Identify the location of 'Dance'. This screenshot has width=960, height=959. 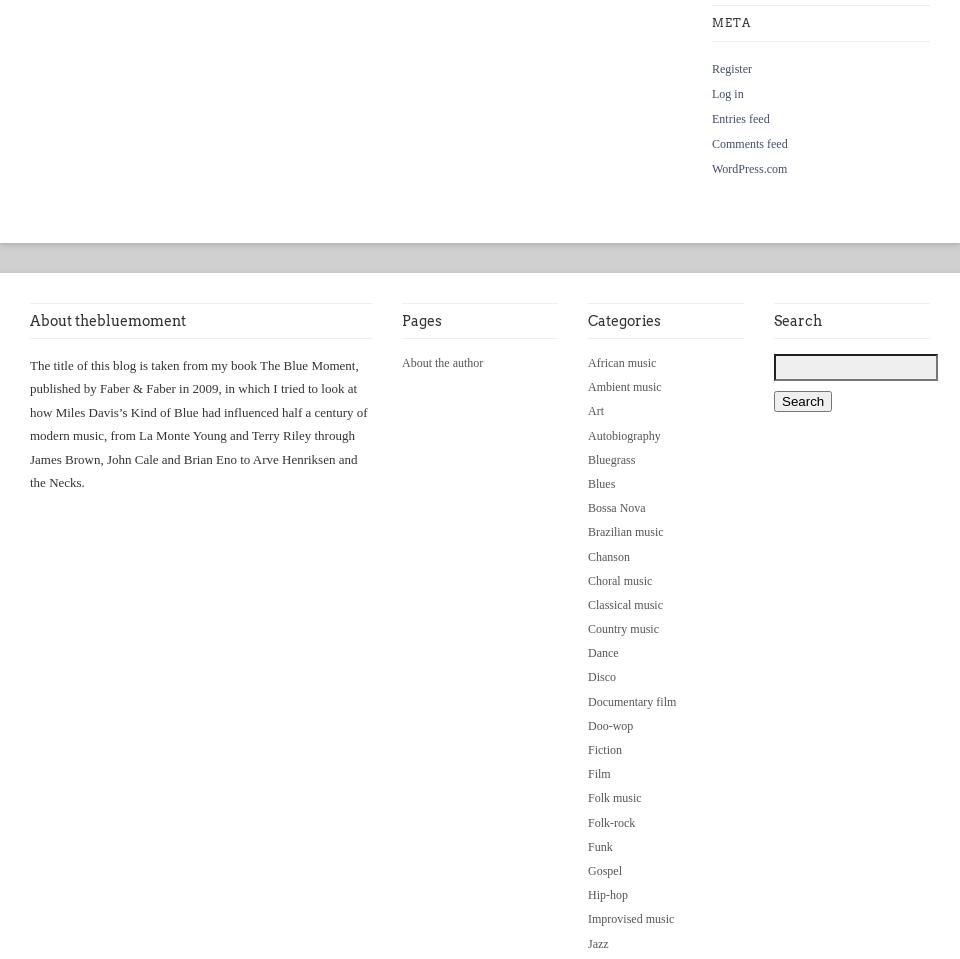
(601, 652).